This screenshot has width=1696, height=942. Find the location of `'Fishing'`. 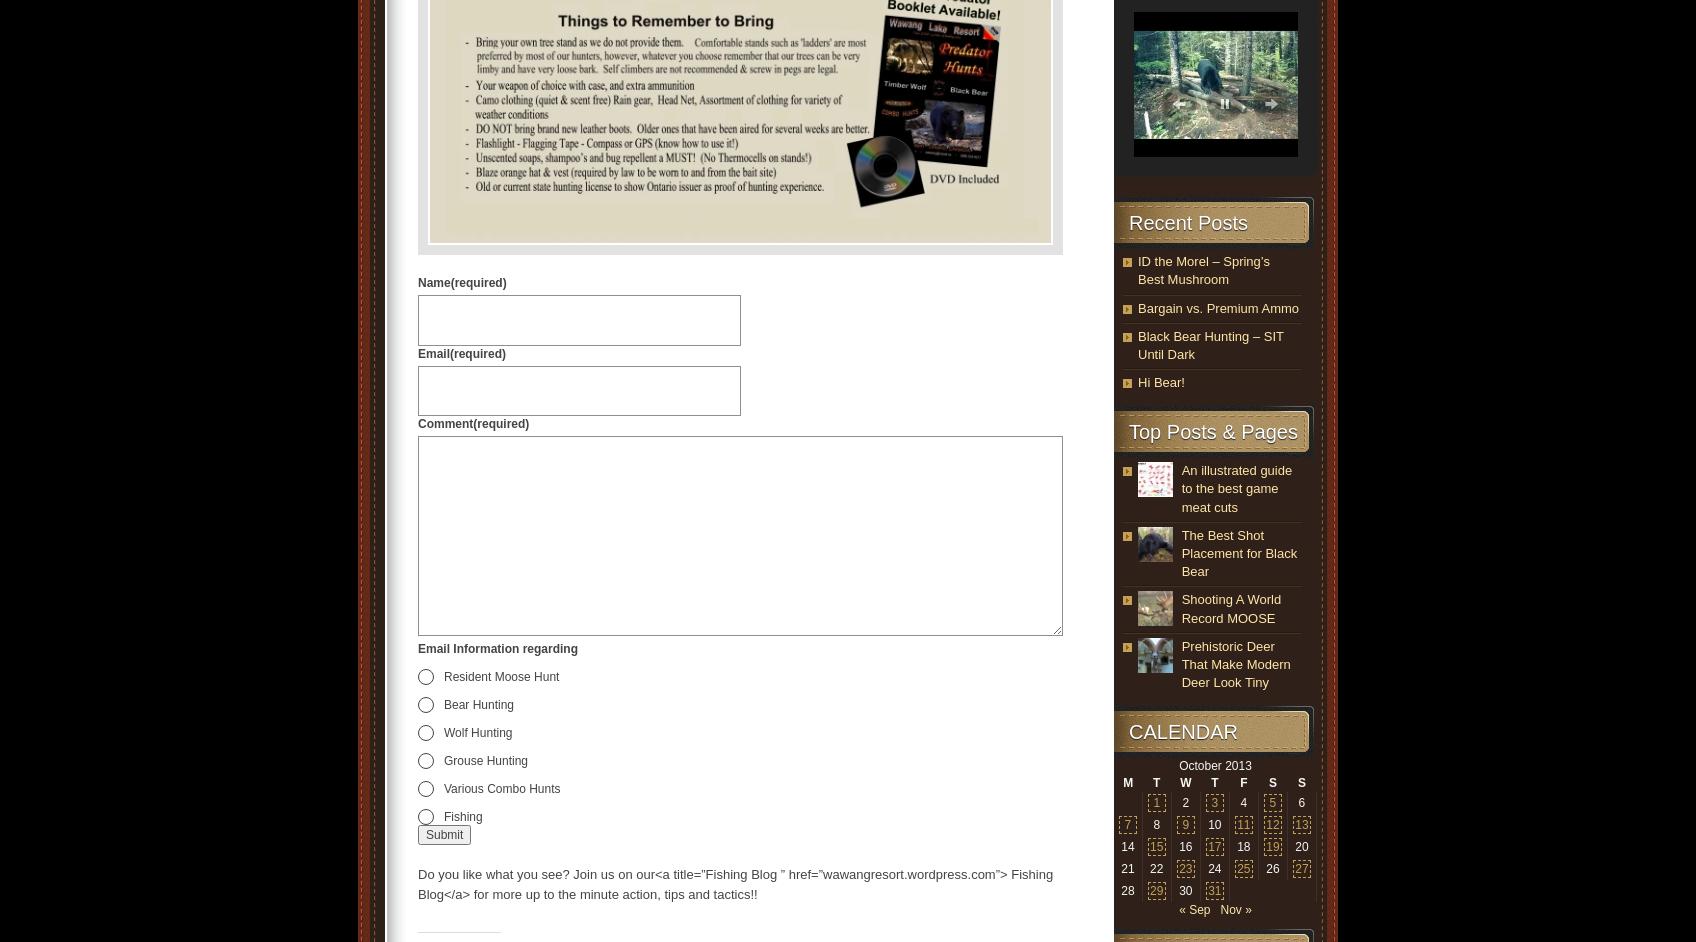

'Fishing' is located at coordinates (463, 815).